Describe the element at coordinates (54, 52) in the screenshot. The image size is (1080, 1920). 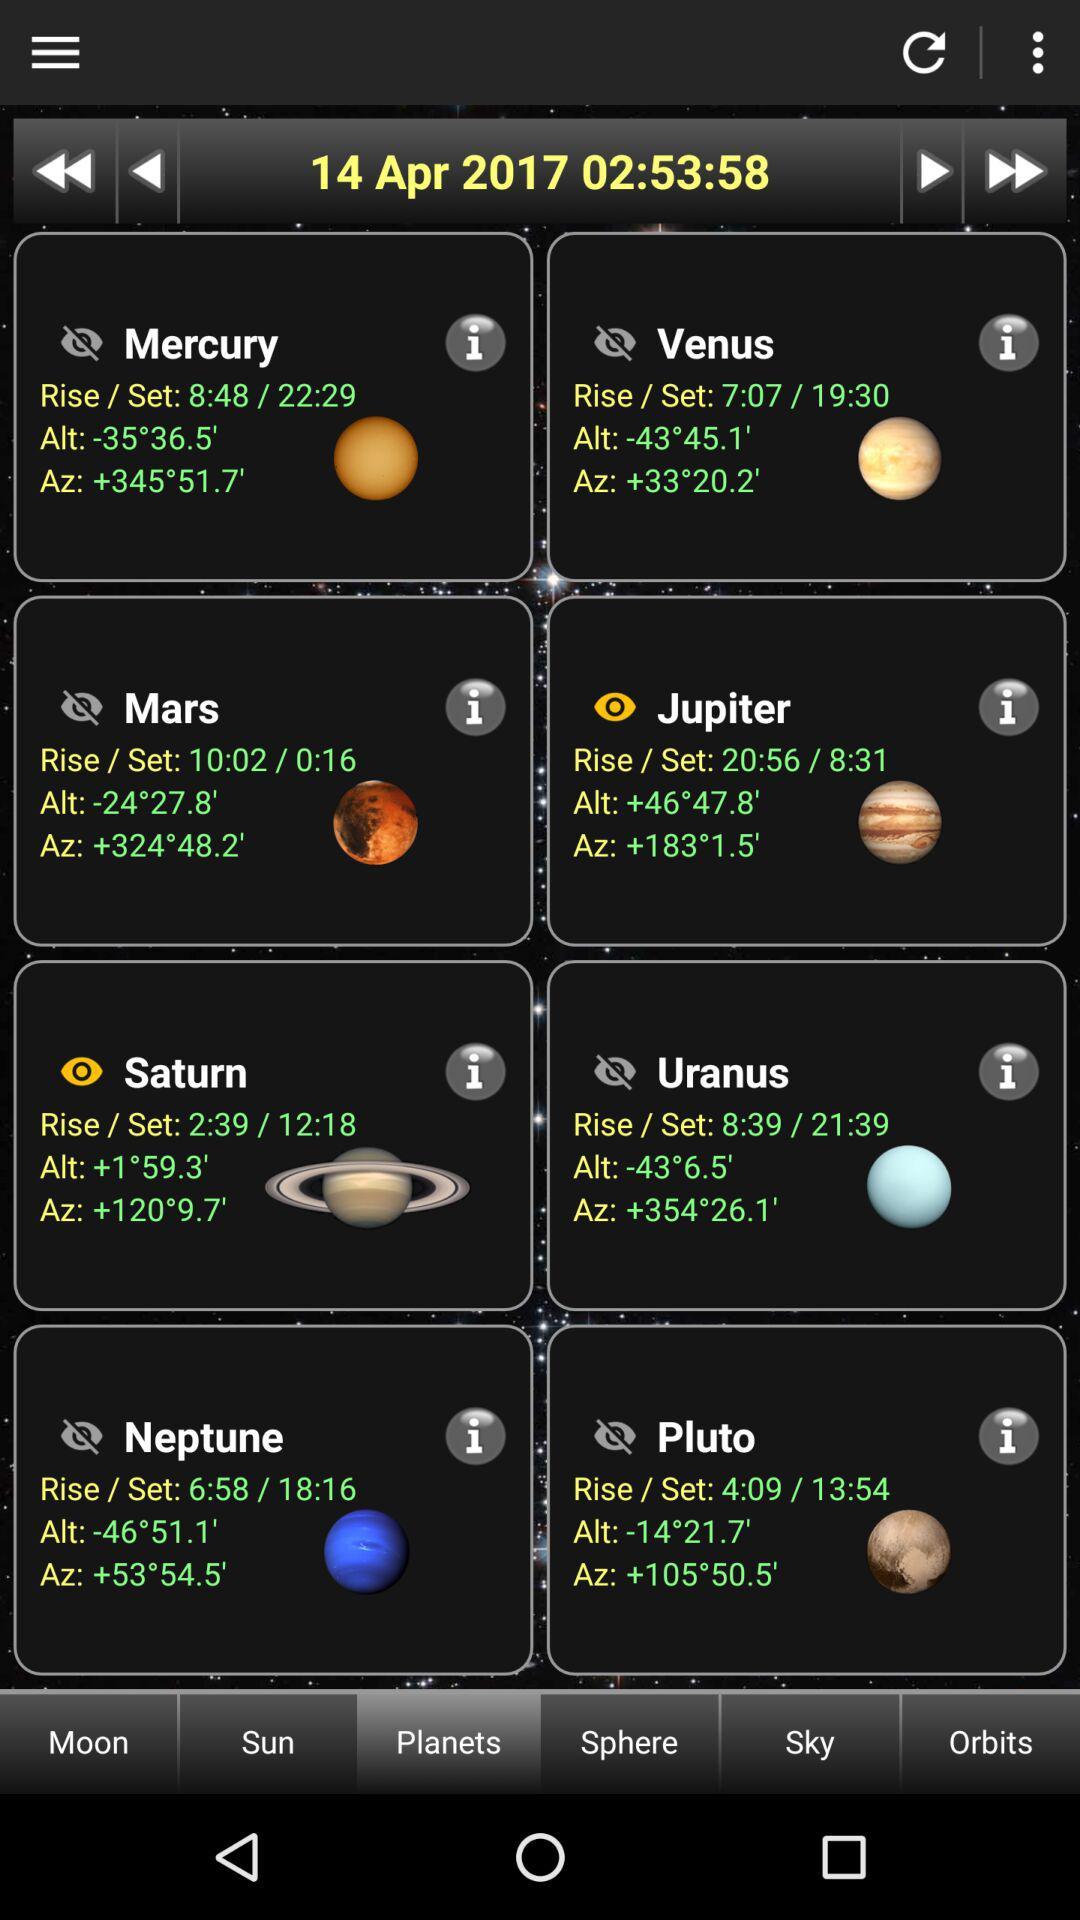
I see `the menu icon` at that location.